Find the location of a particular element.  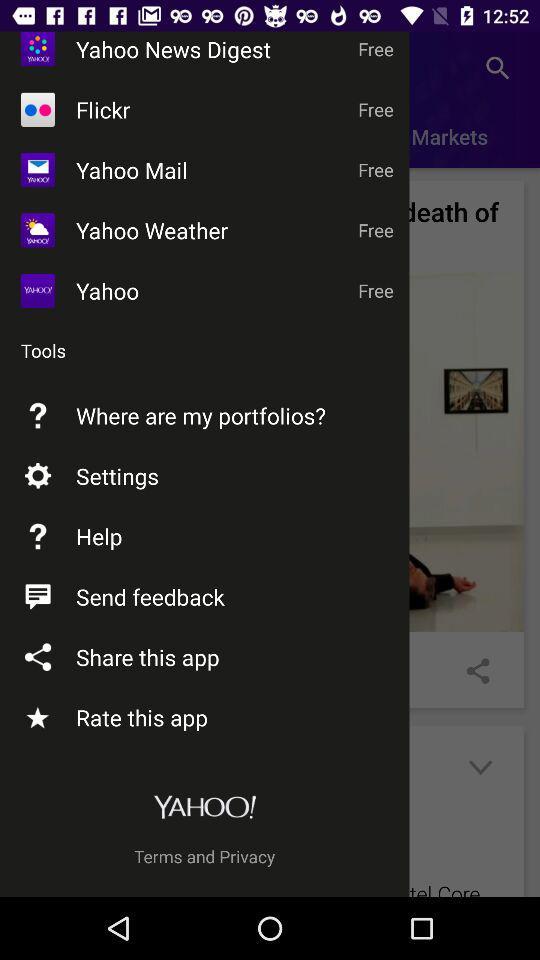

first option under tools is located at coordinates (270, 451).